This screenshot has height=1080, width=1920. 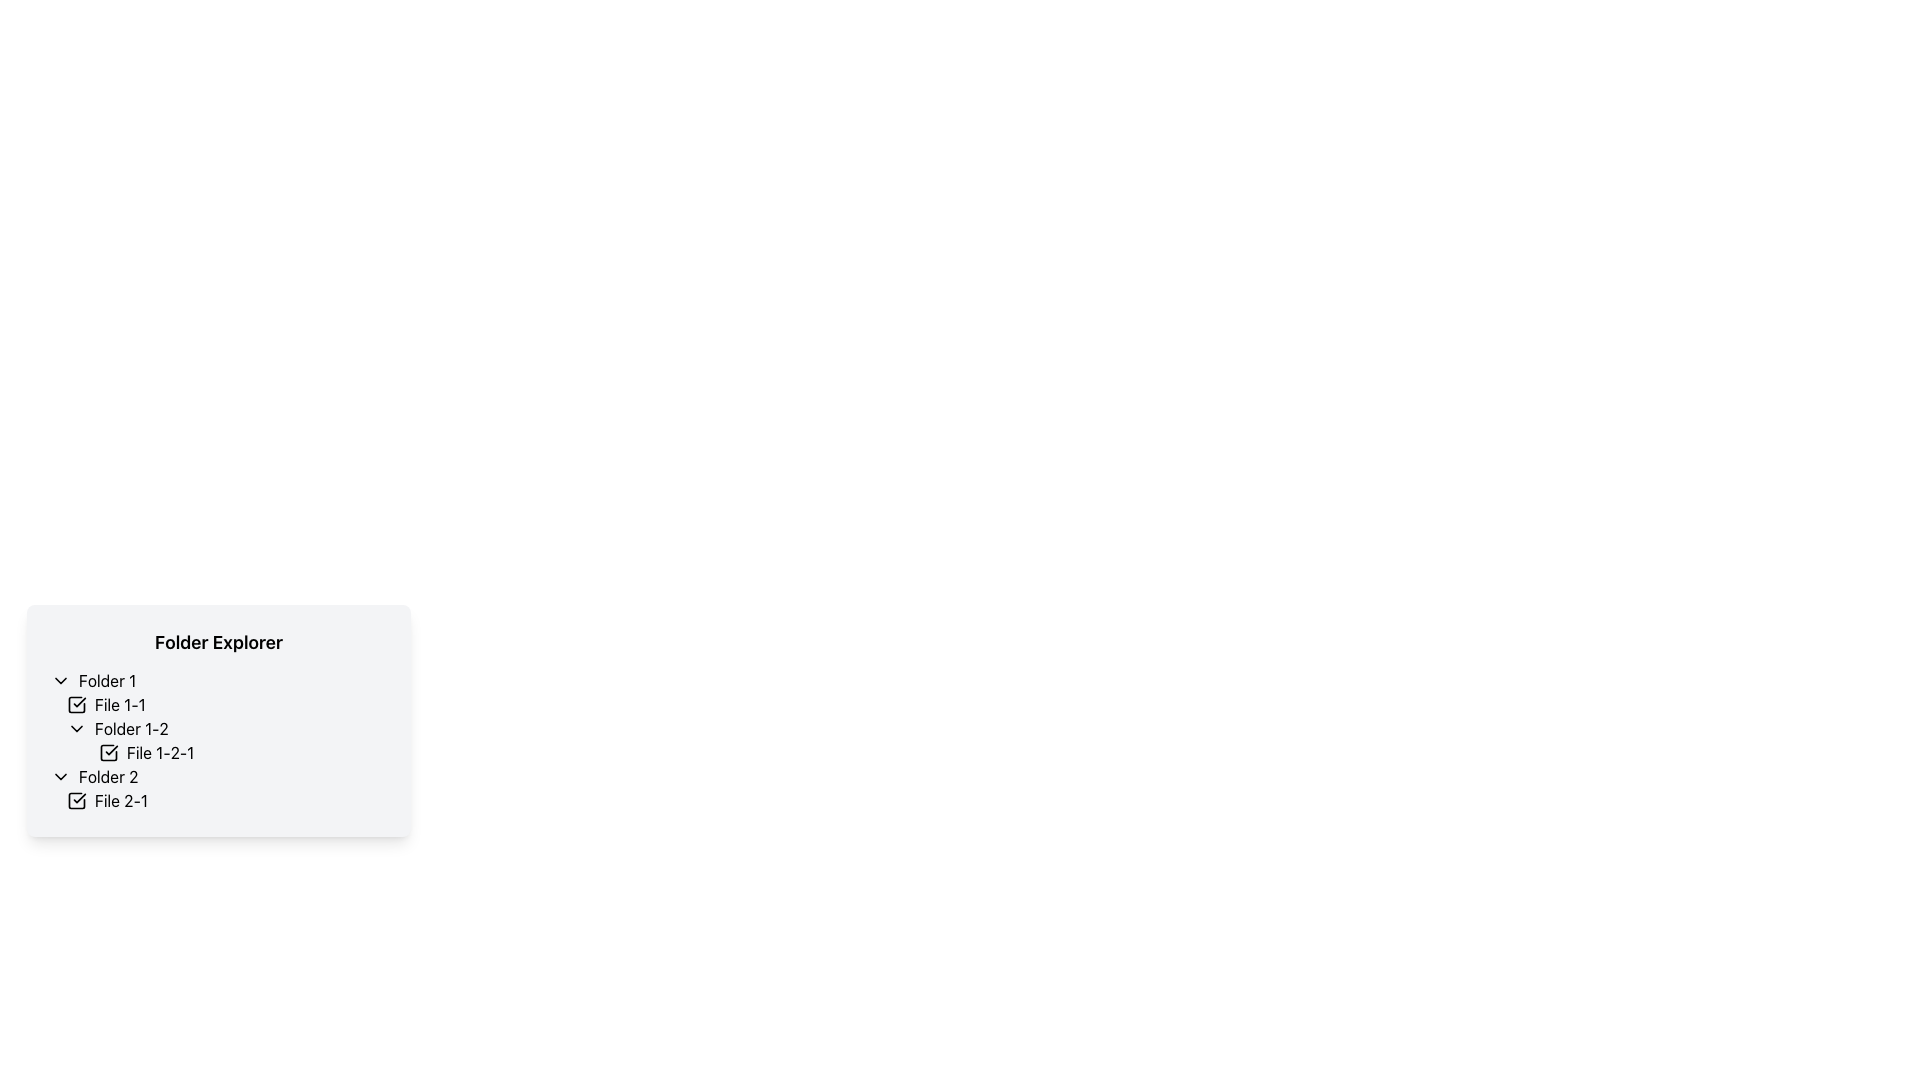 What do you see at coordinates (107, 775) in the screenshot?
I see `the text label displaying 'Folder 2'` at bounding box center [107, 775].